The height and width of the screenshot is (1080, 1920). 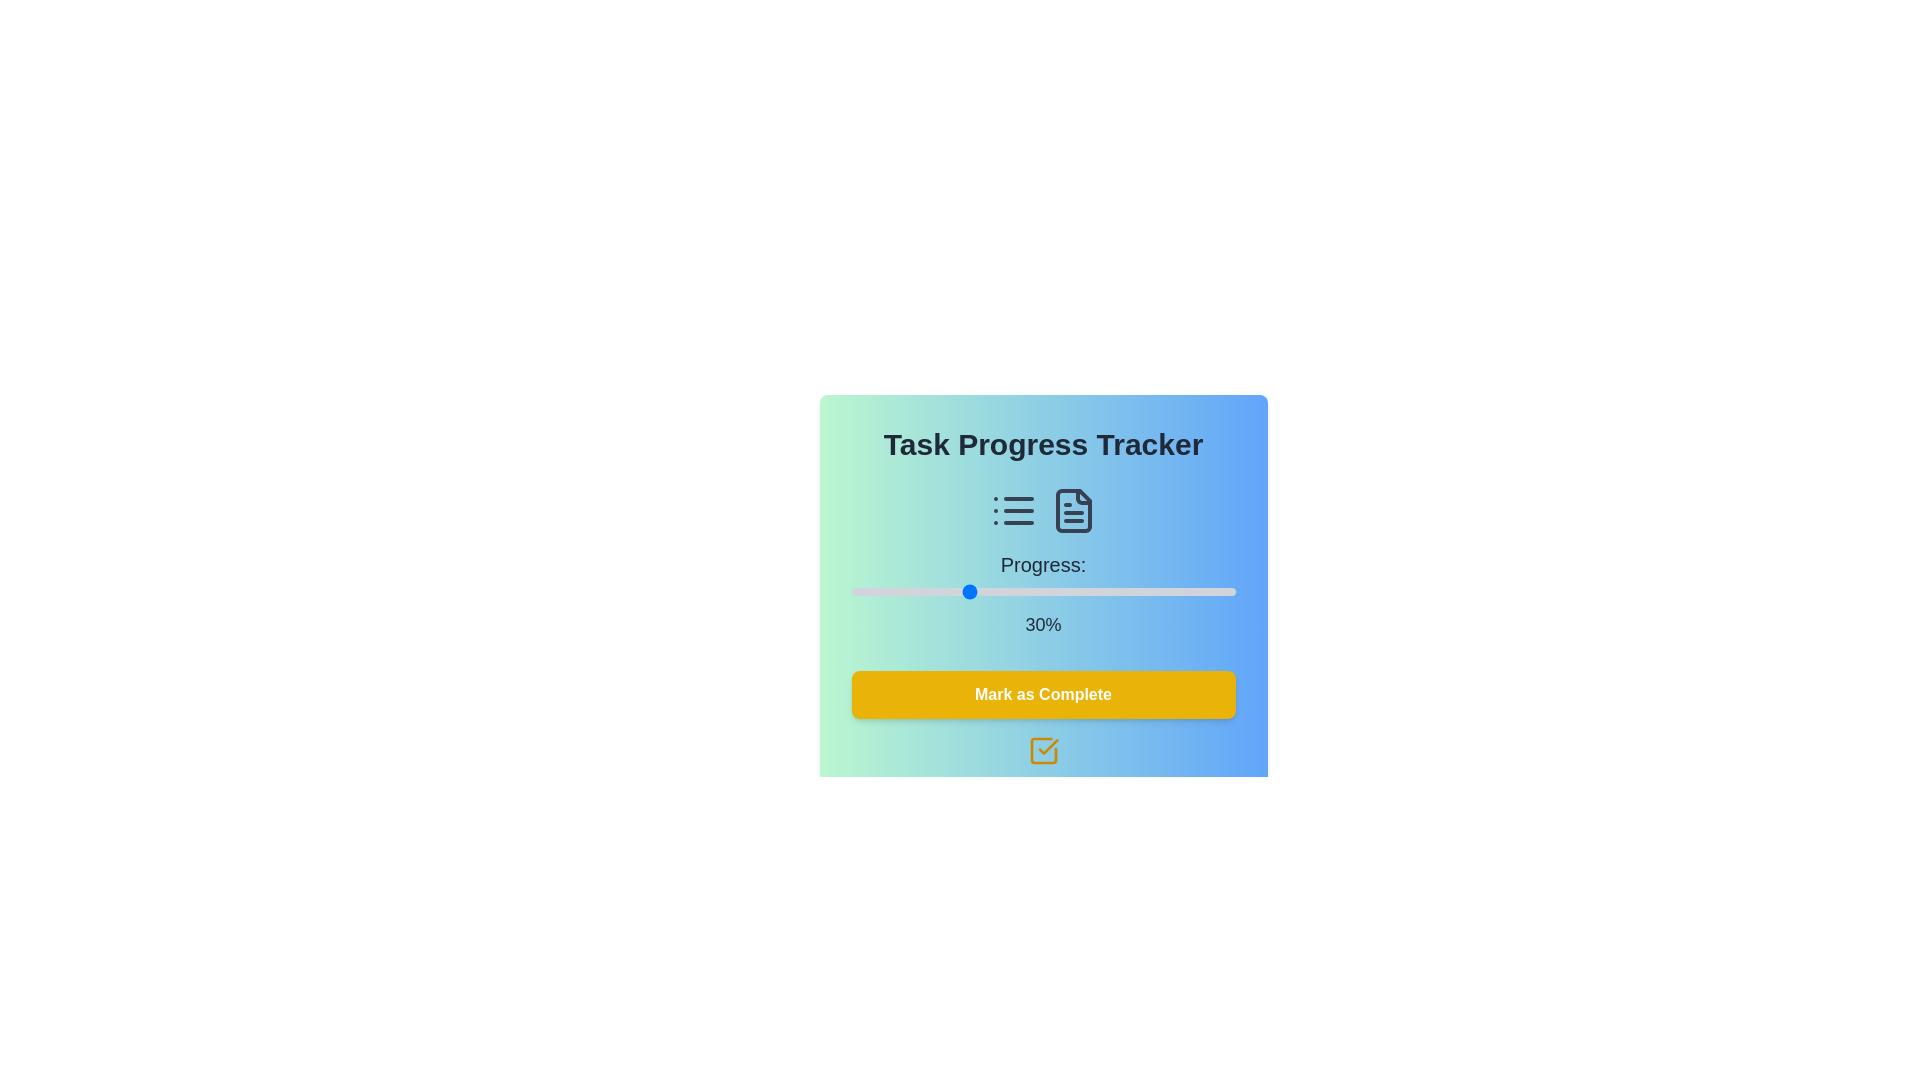 What do you see at coordinates (1115, 590) in the screenshot?
I see `the slider to set the progress to 69%` at bounding box center [1115, 590].